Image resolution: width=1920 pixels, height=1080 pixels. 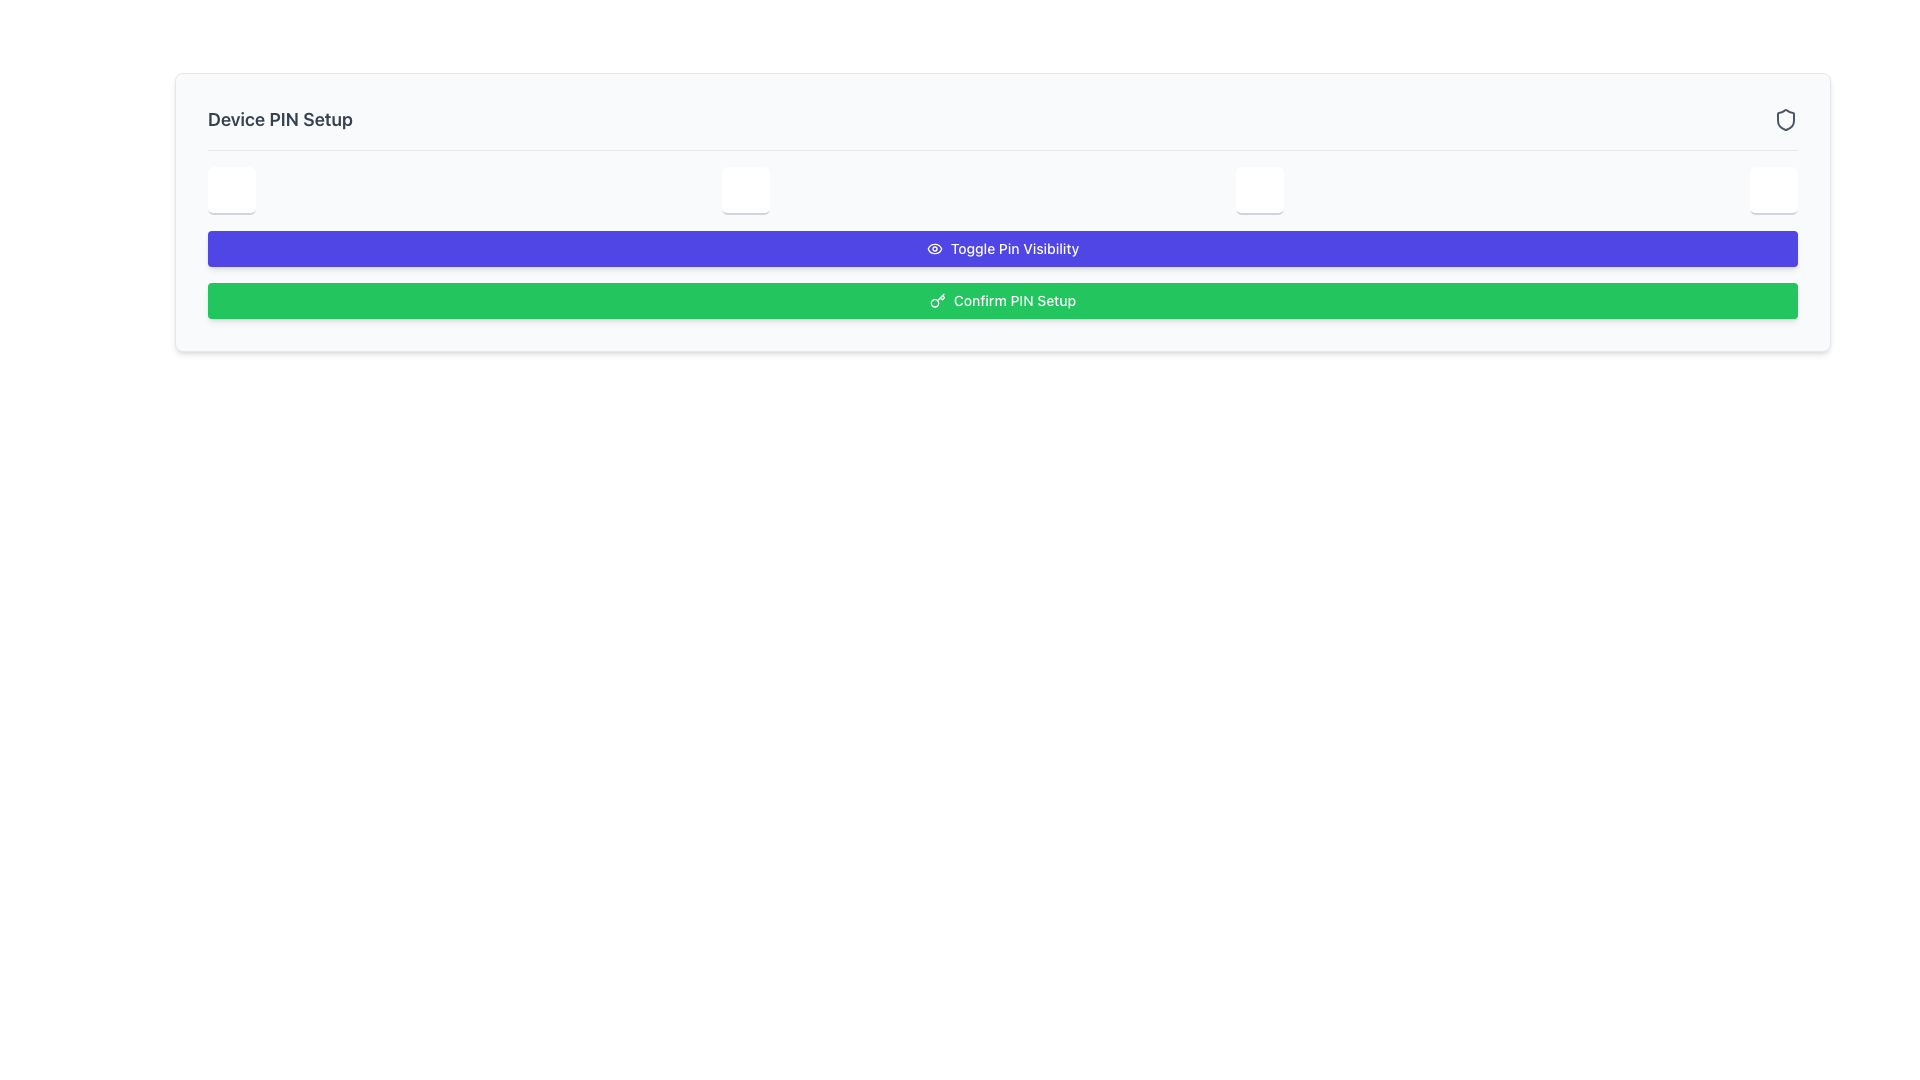 I want to click on the icon representing 'Toggle Pin Visibility' located to the left of the button's text, so click(x=933, y=248).